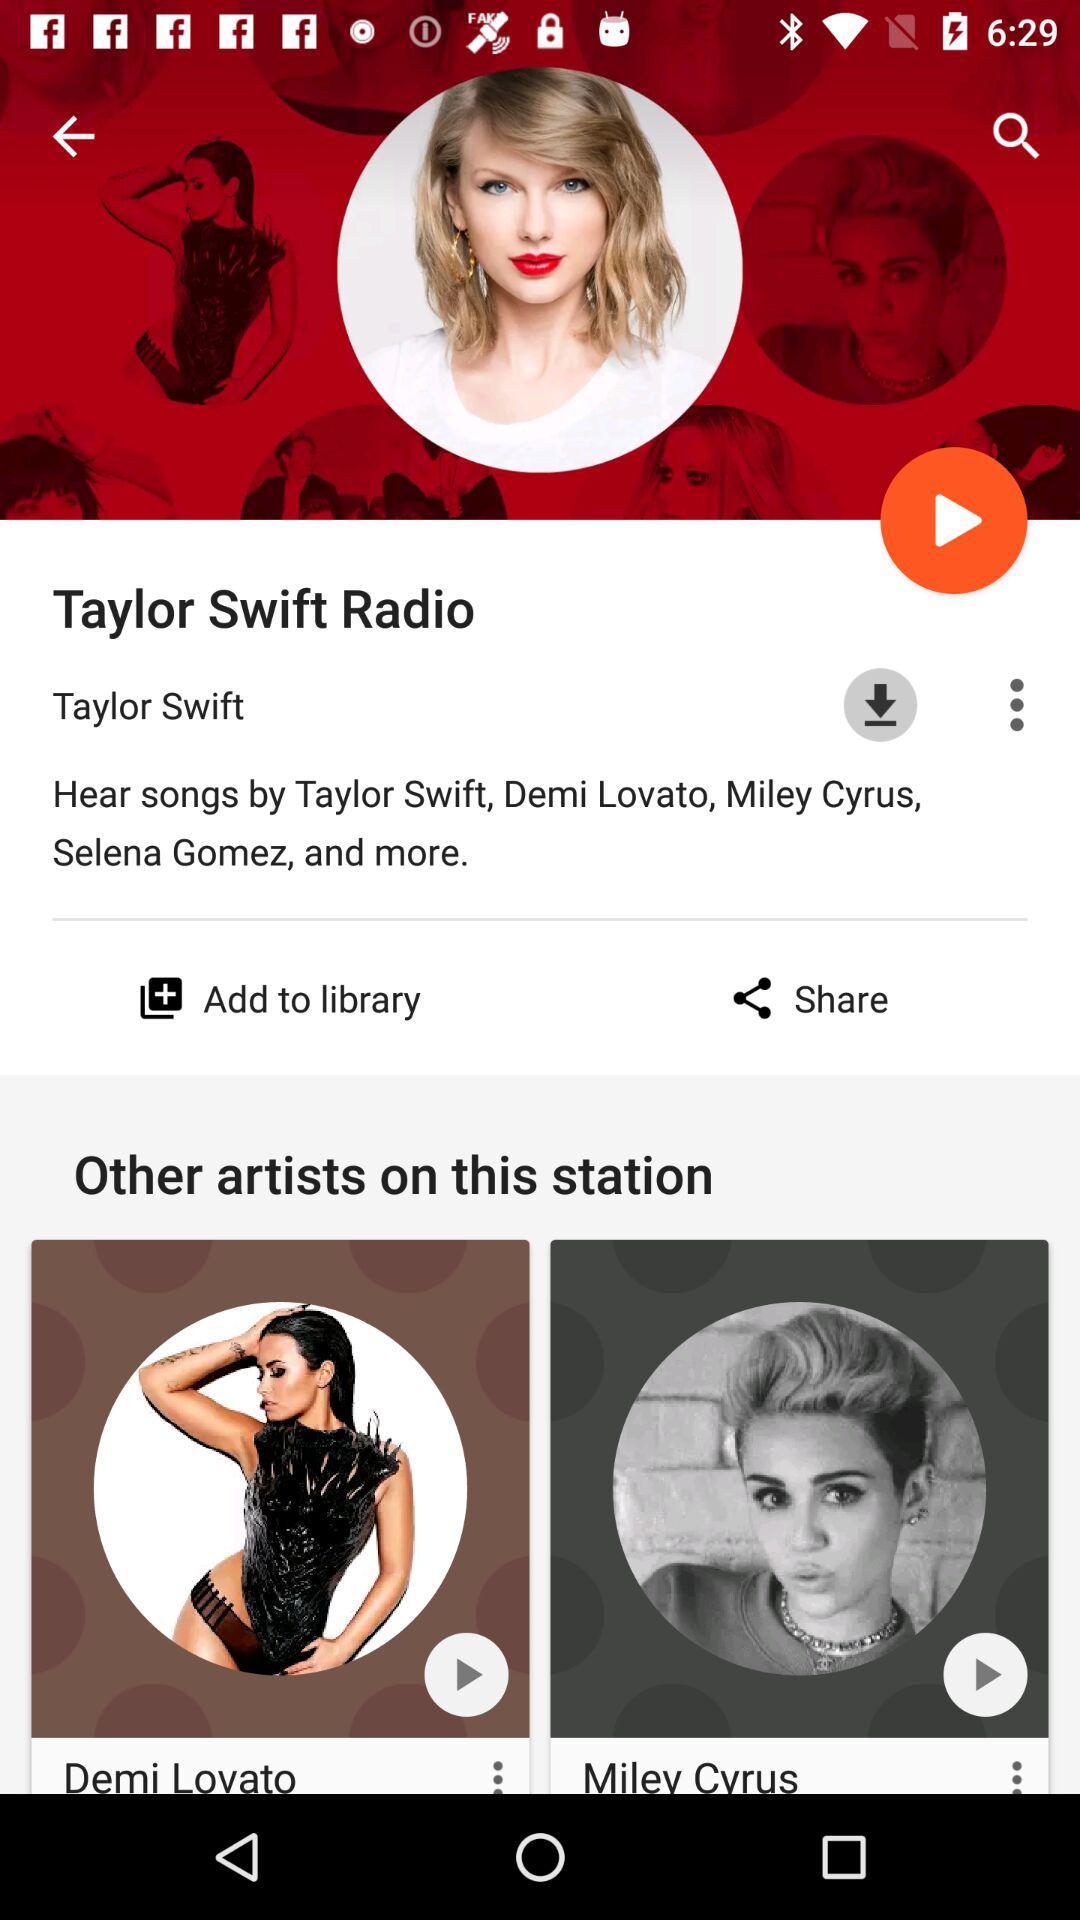 This screenshot has height=1920, width=1080. What do you see at coordinates (1017, 136) in the screenshot?
I see `the search button` at bounding box center [1017, 136].